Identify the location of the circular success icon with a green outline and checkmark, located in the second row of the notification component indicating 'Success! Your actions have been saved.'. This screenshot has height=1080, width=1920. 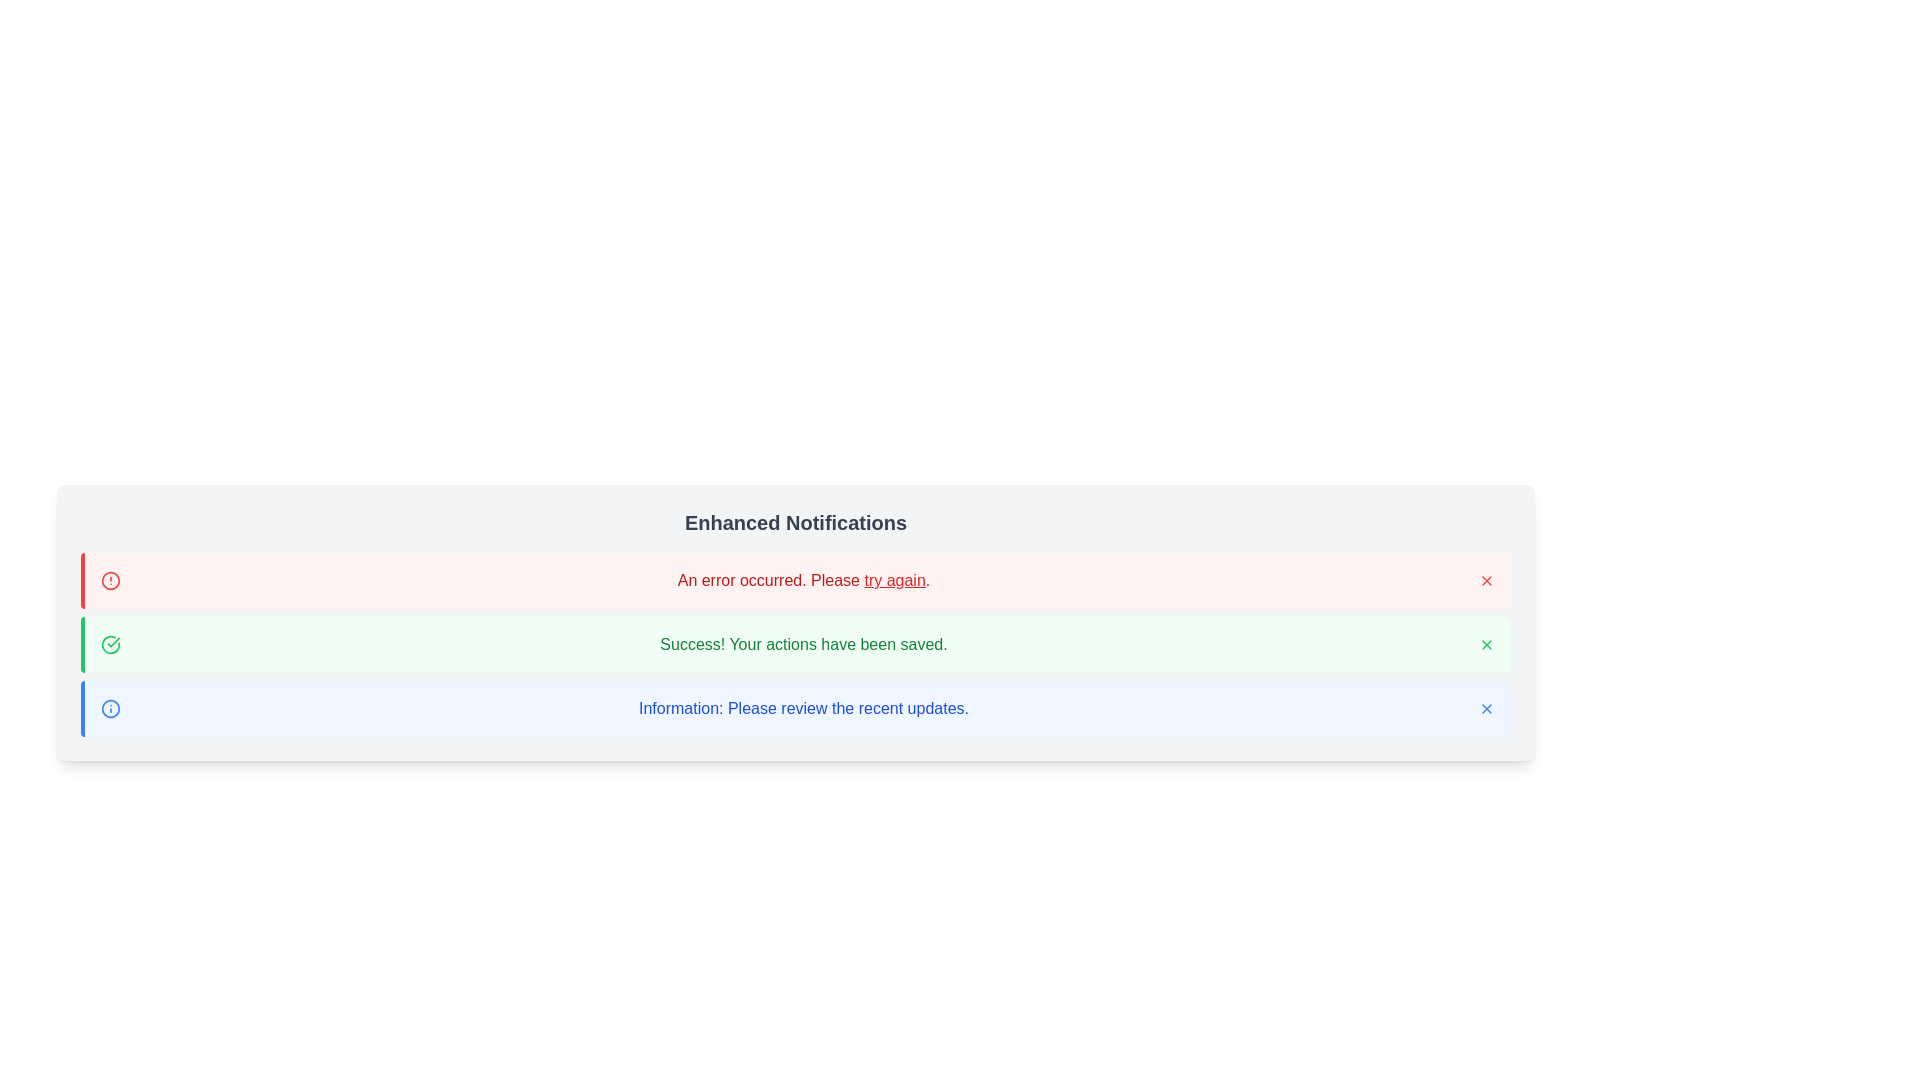
(109, 644).